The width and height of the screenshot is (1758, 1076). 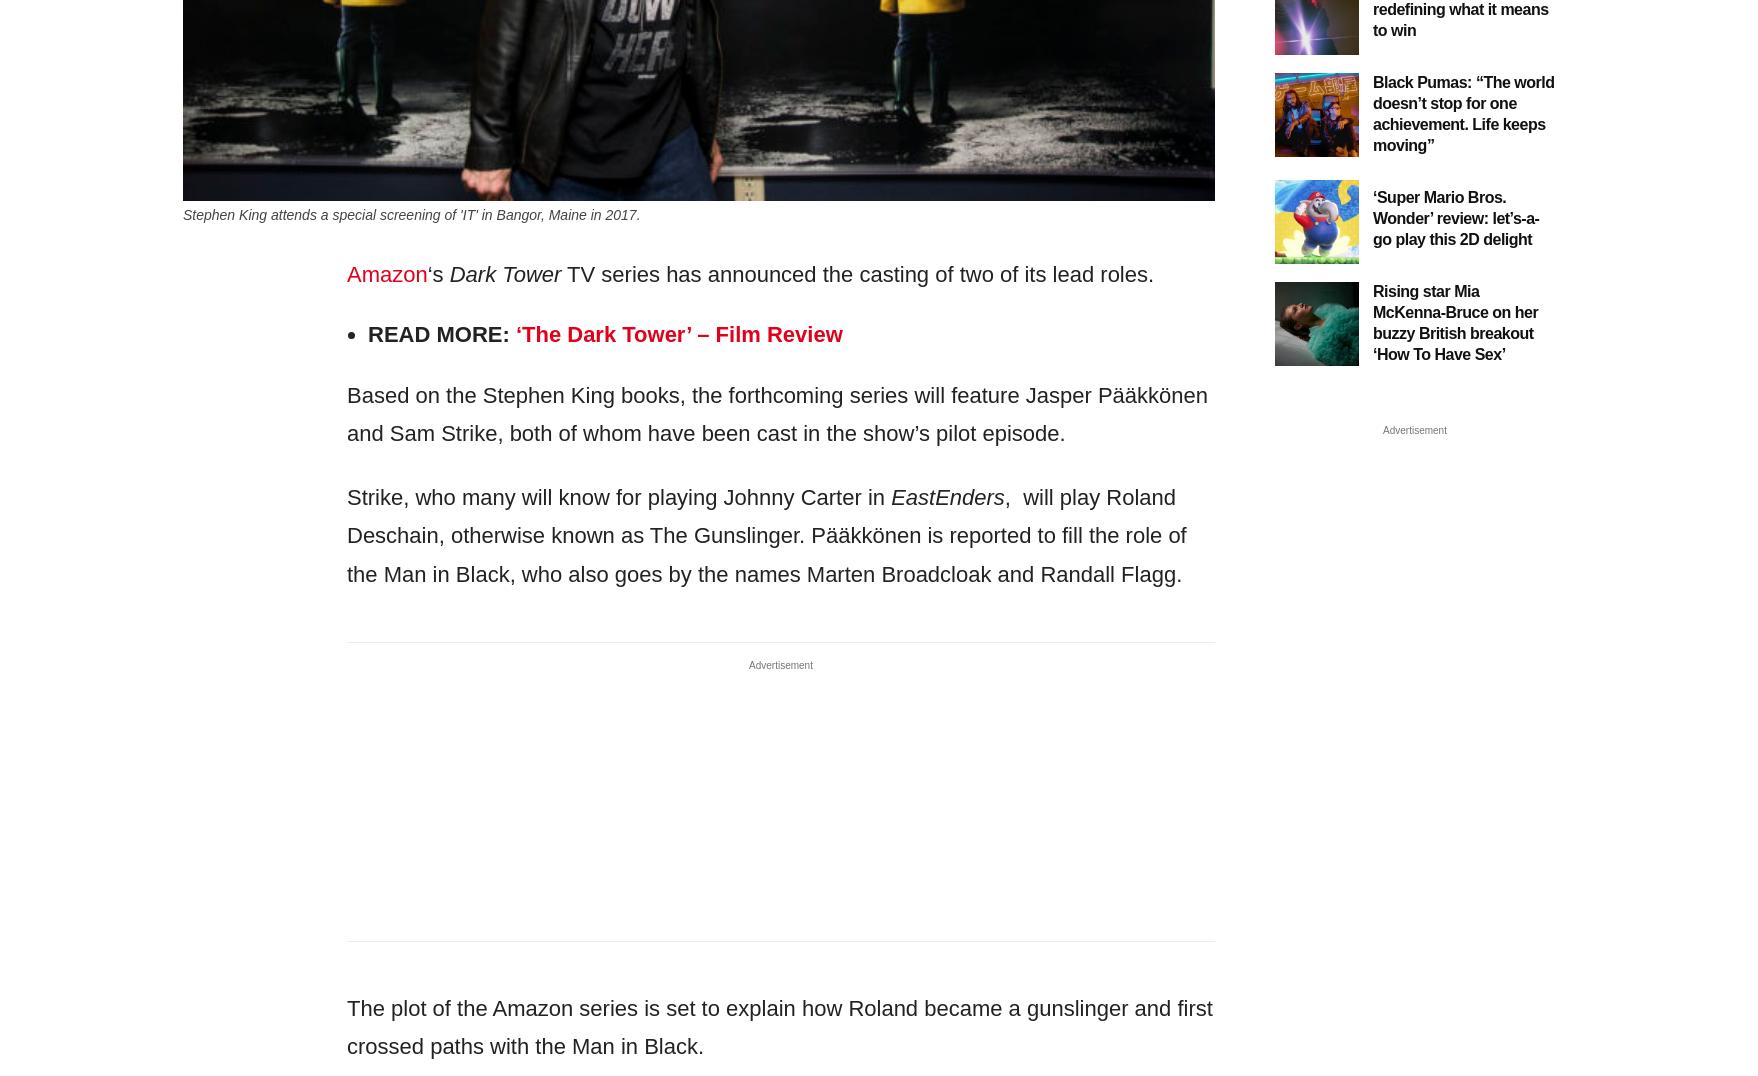 What do you see at coordinates (438, 333) in the screenshot?
I see `'Read More:'` at bounding box center [438, 333].